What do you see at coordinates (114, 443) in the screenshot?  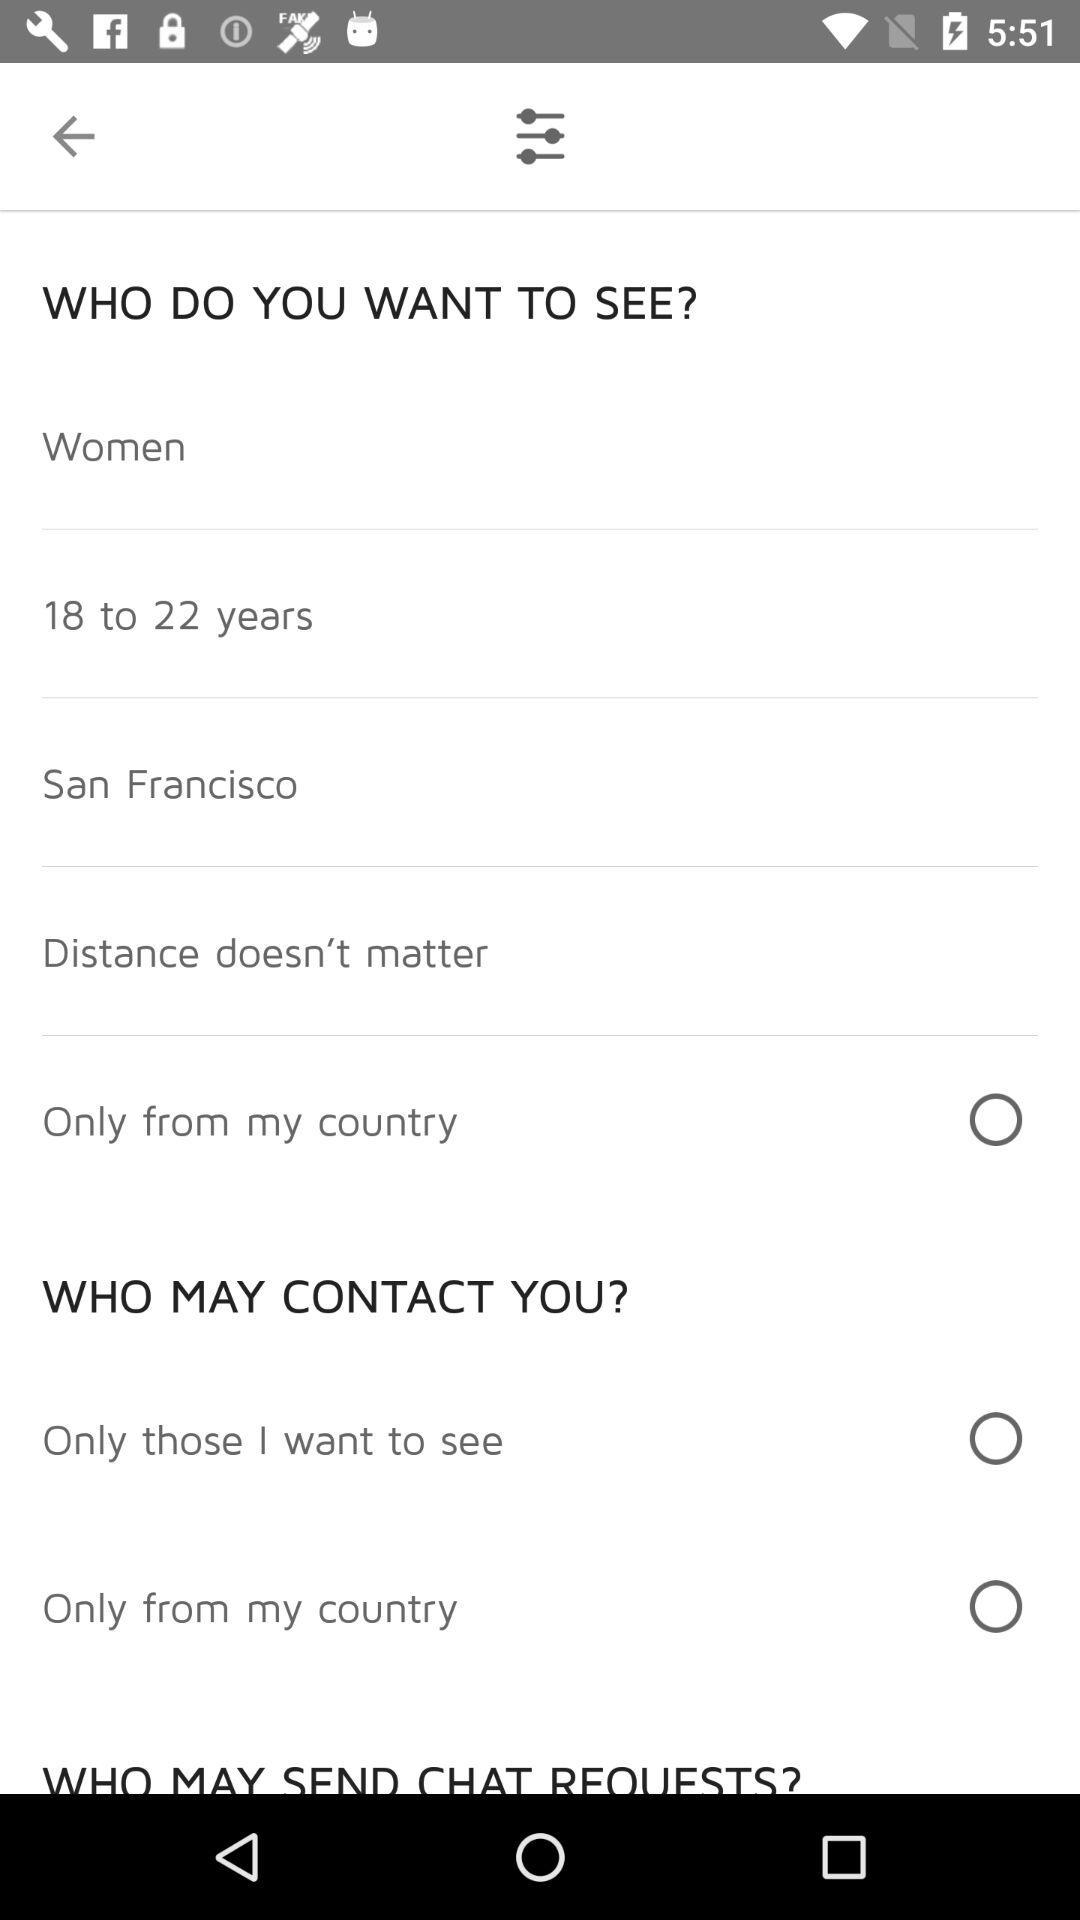 I see `item below the who do you item` at bounding box center [114, 443].